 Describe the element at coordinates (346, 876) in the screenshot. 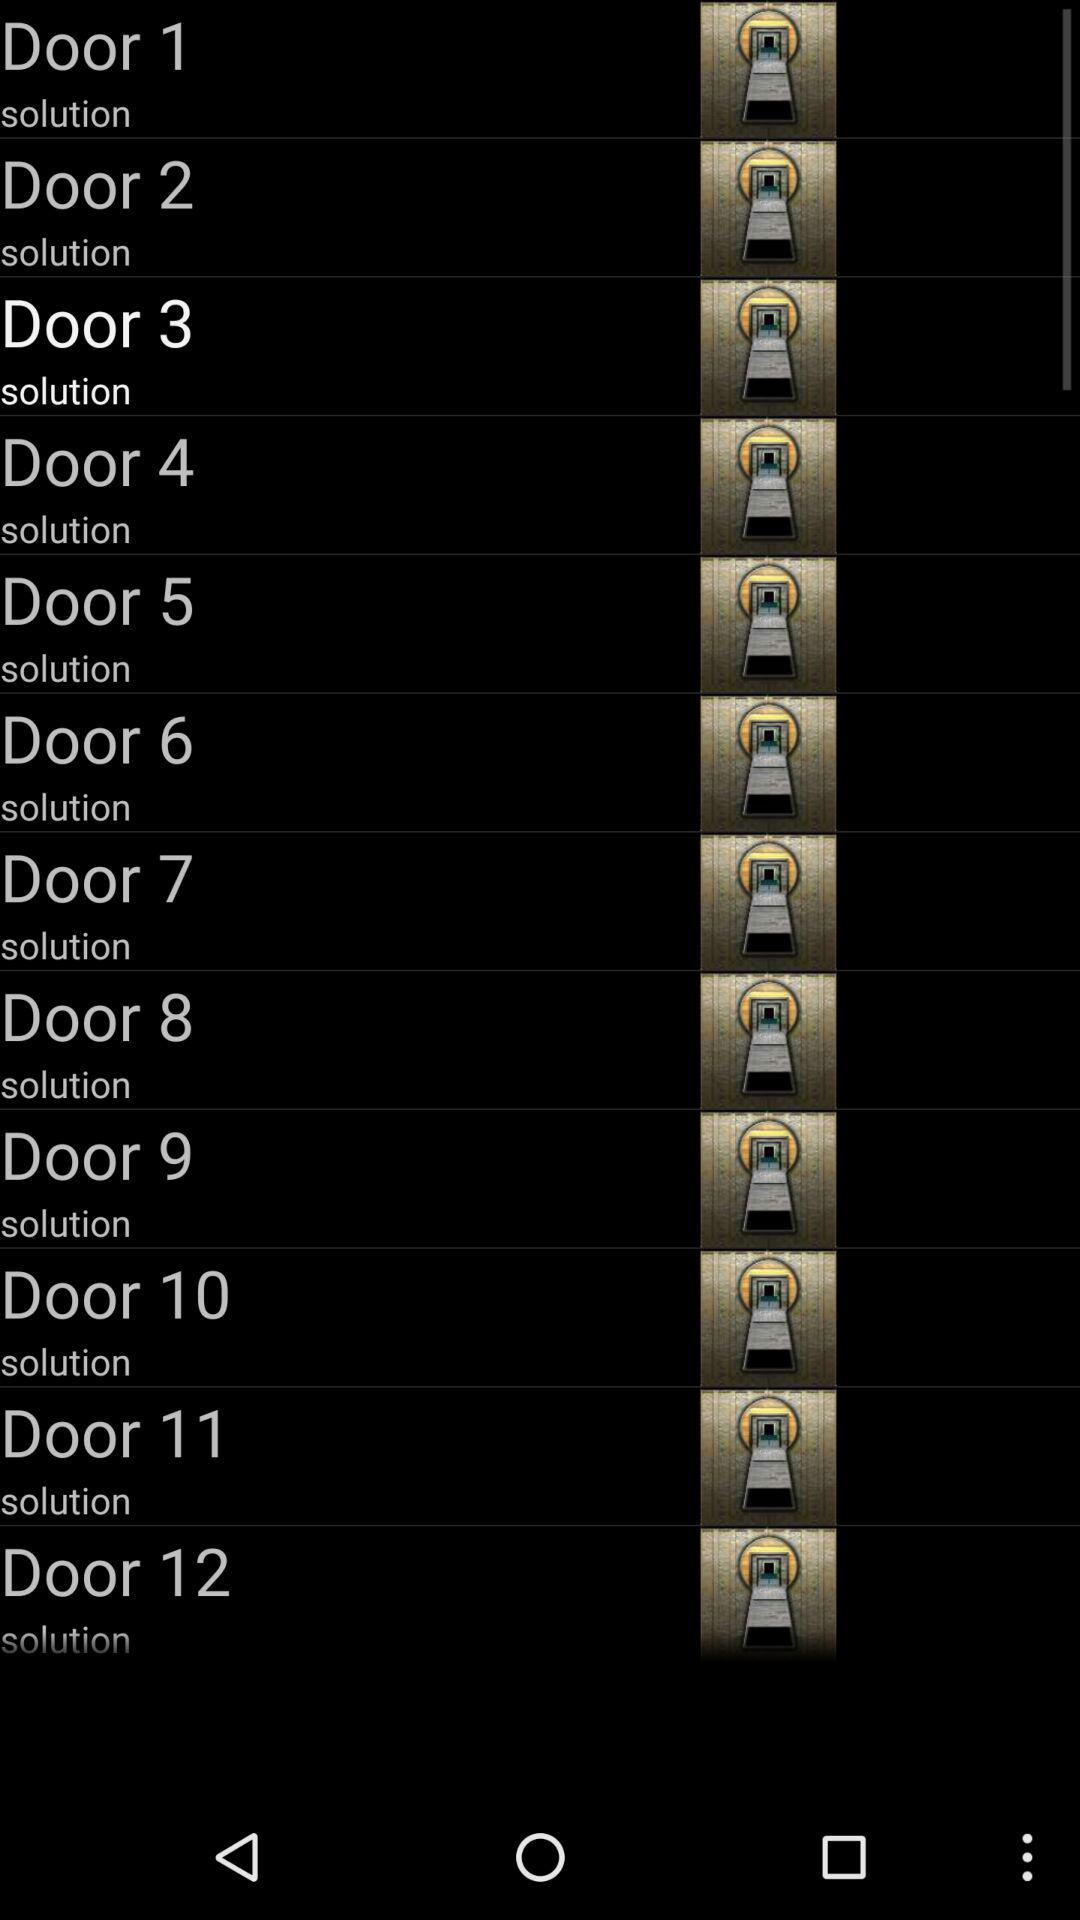

I see `the item below solution app` at that location.